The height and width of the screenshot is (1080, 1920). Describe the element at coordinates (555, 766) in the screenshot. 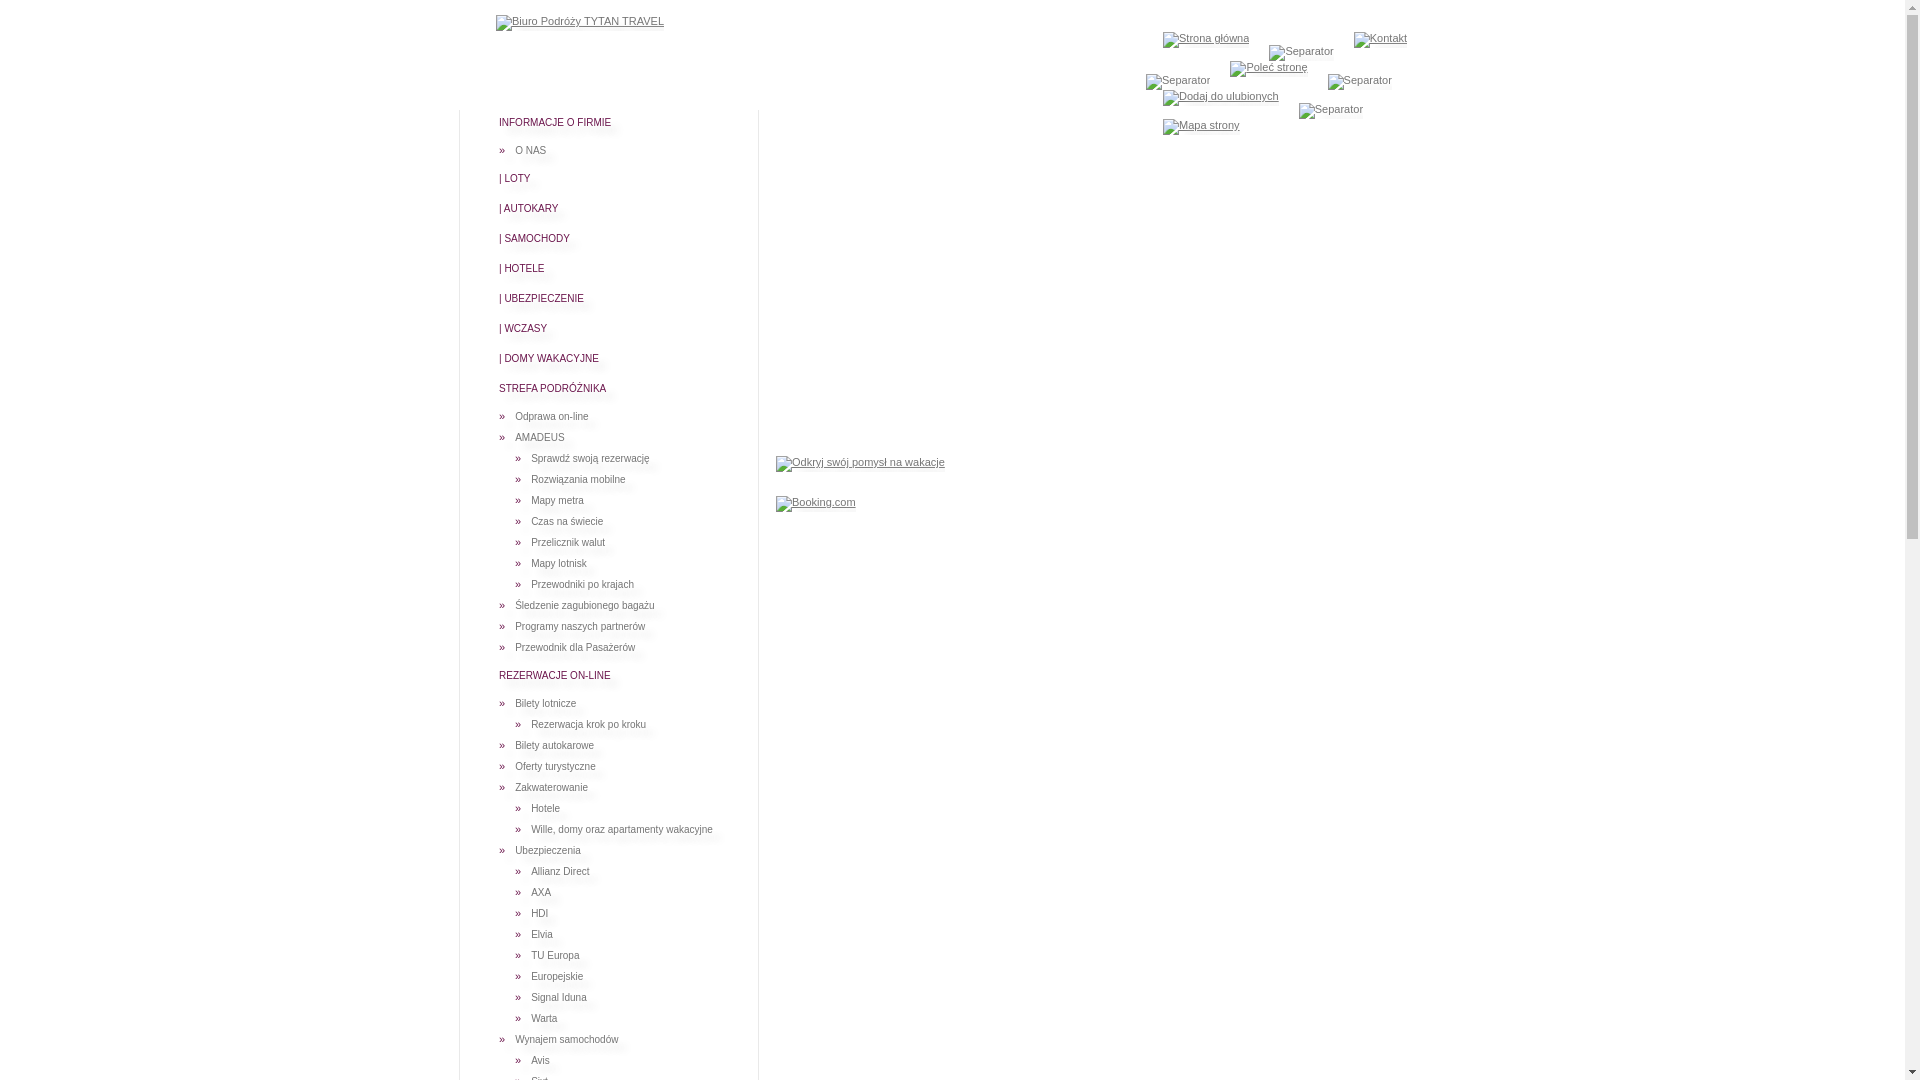

I see `'Oferty turystyczne'` at that location.